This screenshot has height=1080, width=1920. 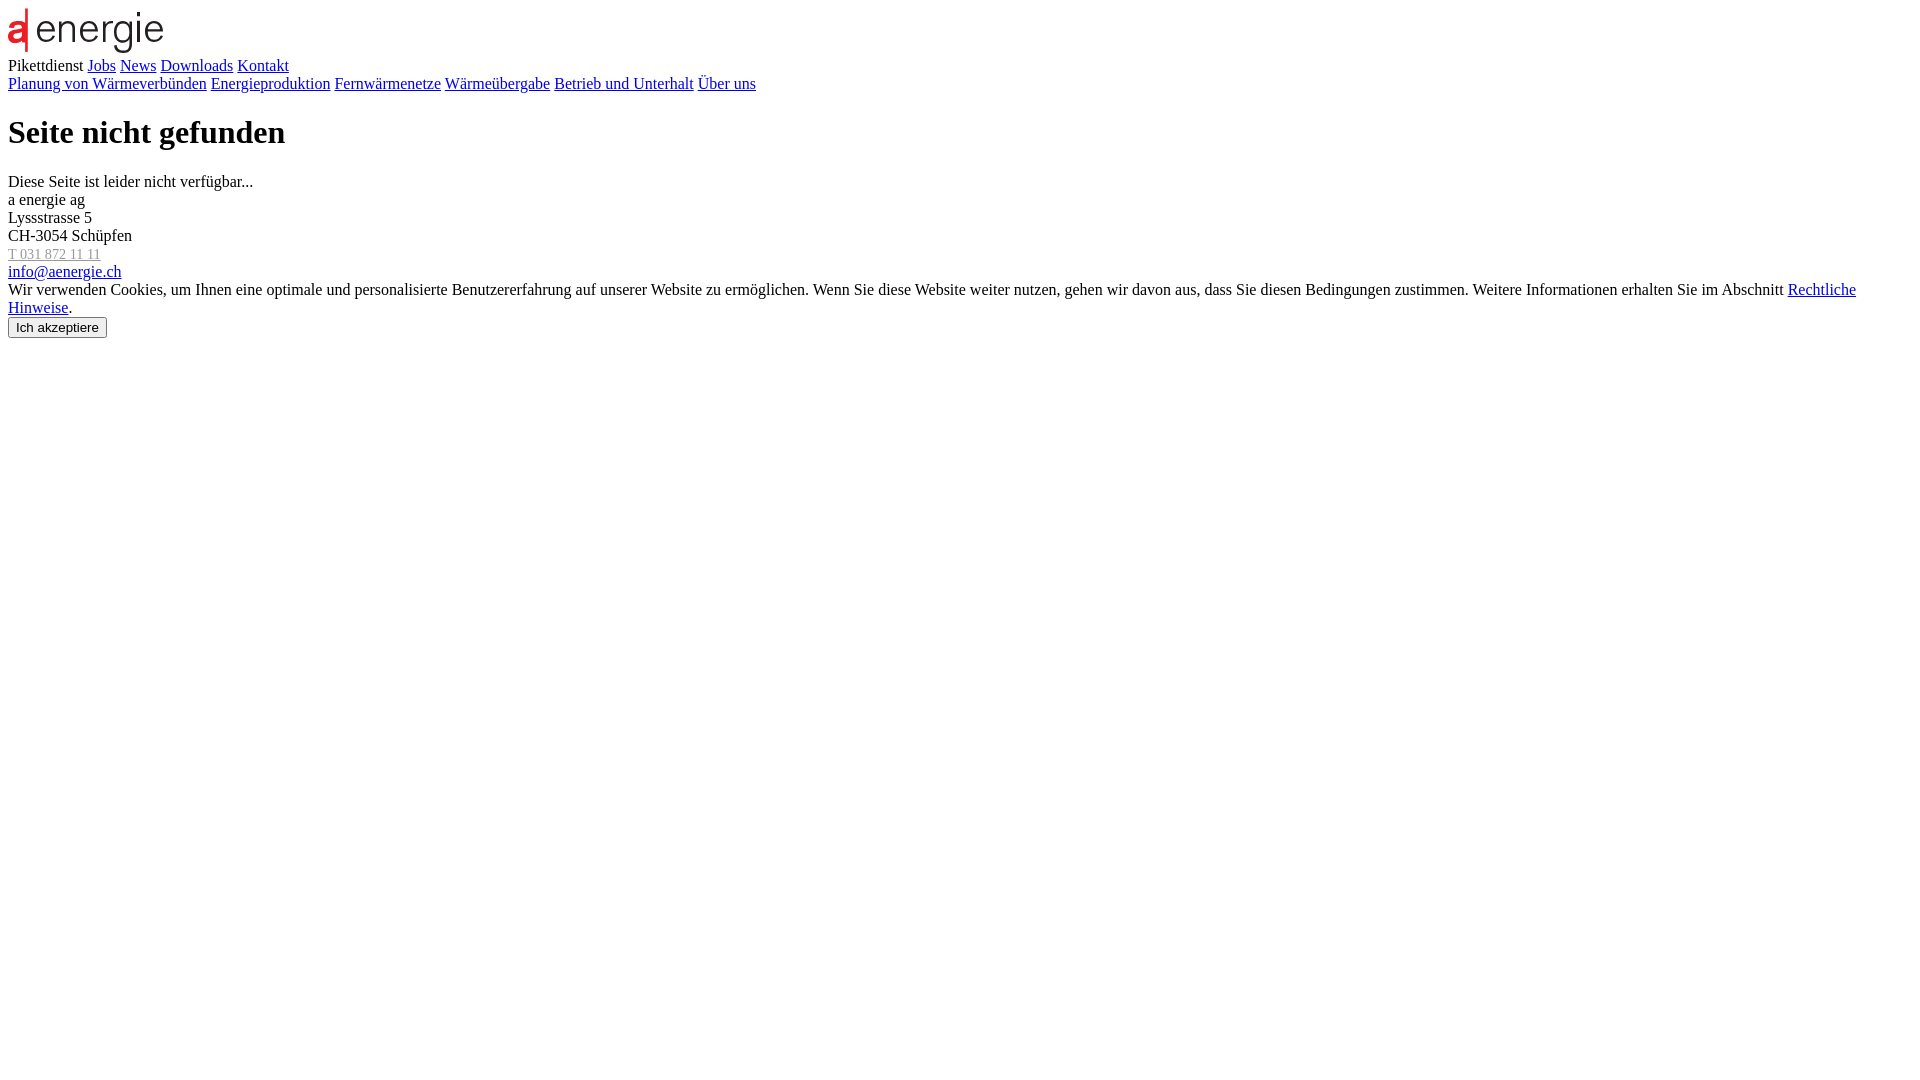 I want to click on 'Ich akzeptiere', so click(x=57, y=326).